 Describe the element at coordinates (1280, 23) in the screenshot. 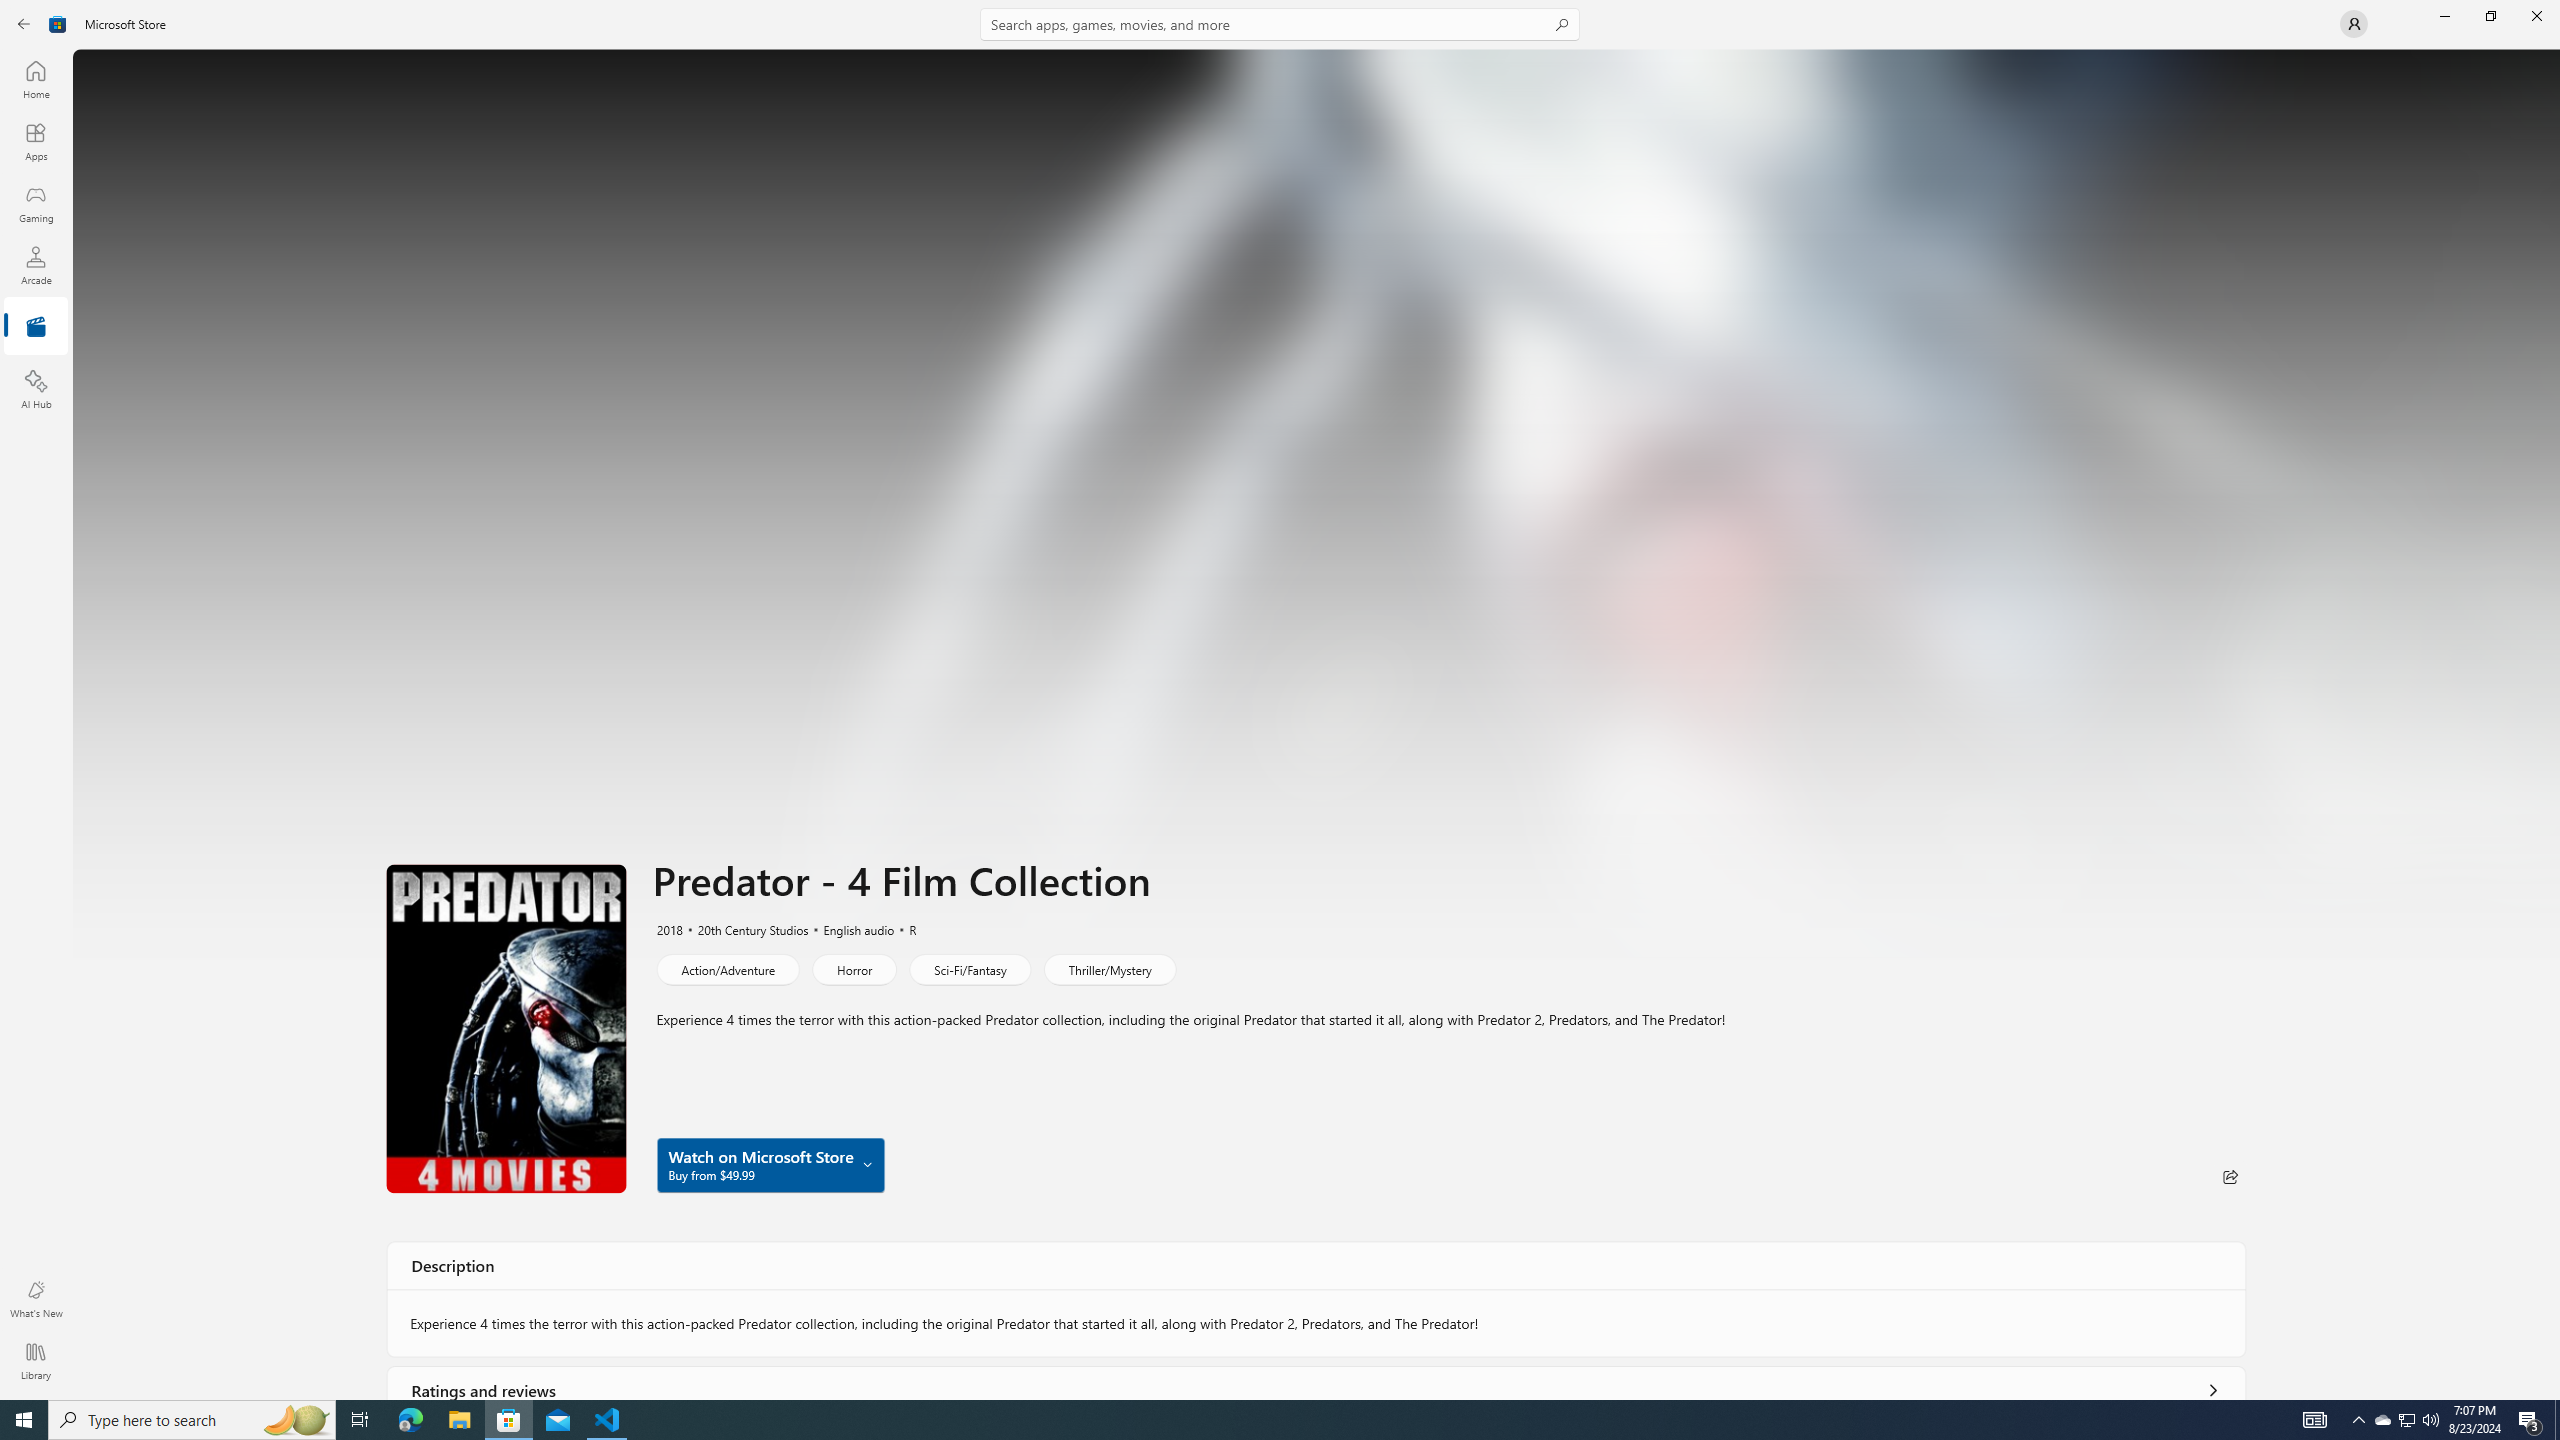

I see `'Search'` at that location.